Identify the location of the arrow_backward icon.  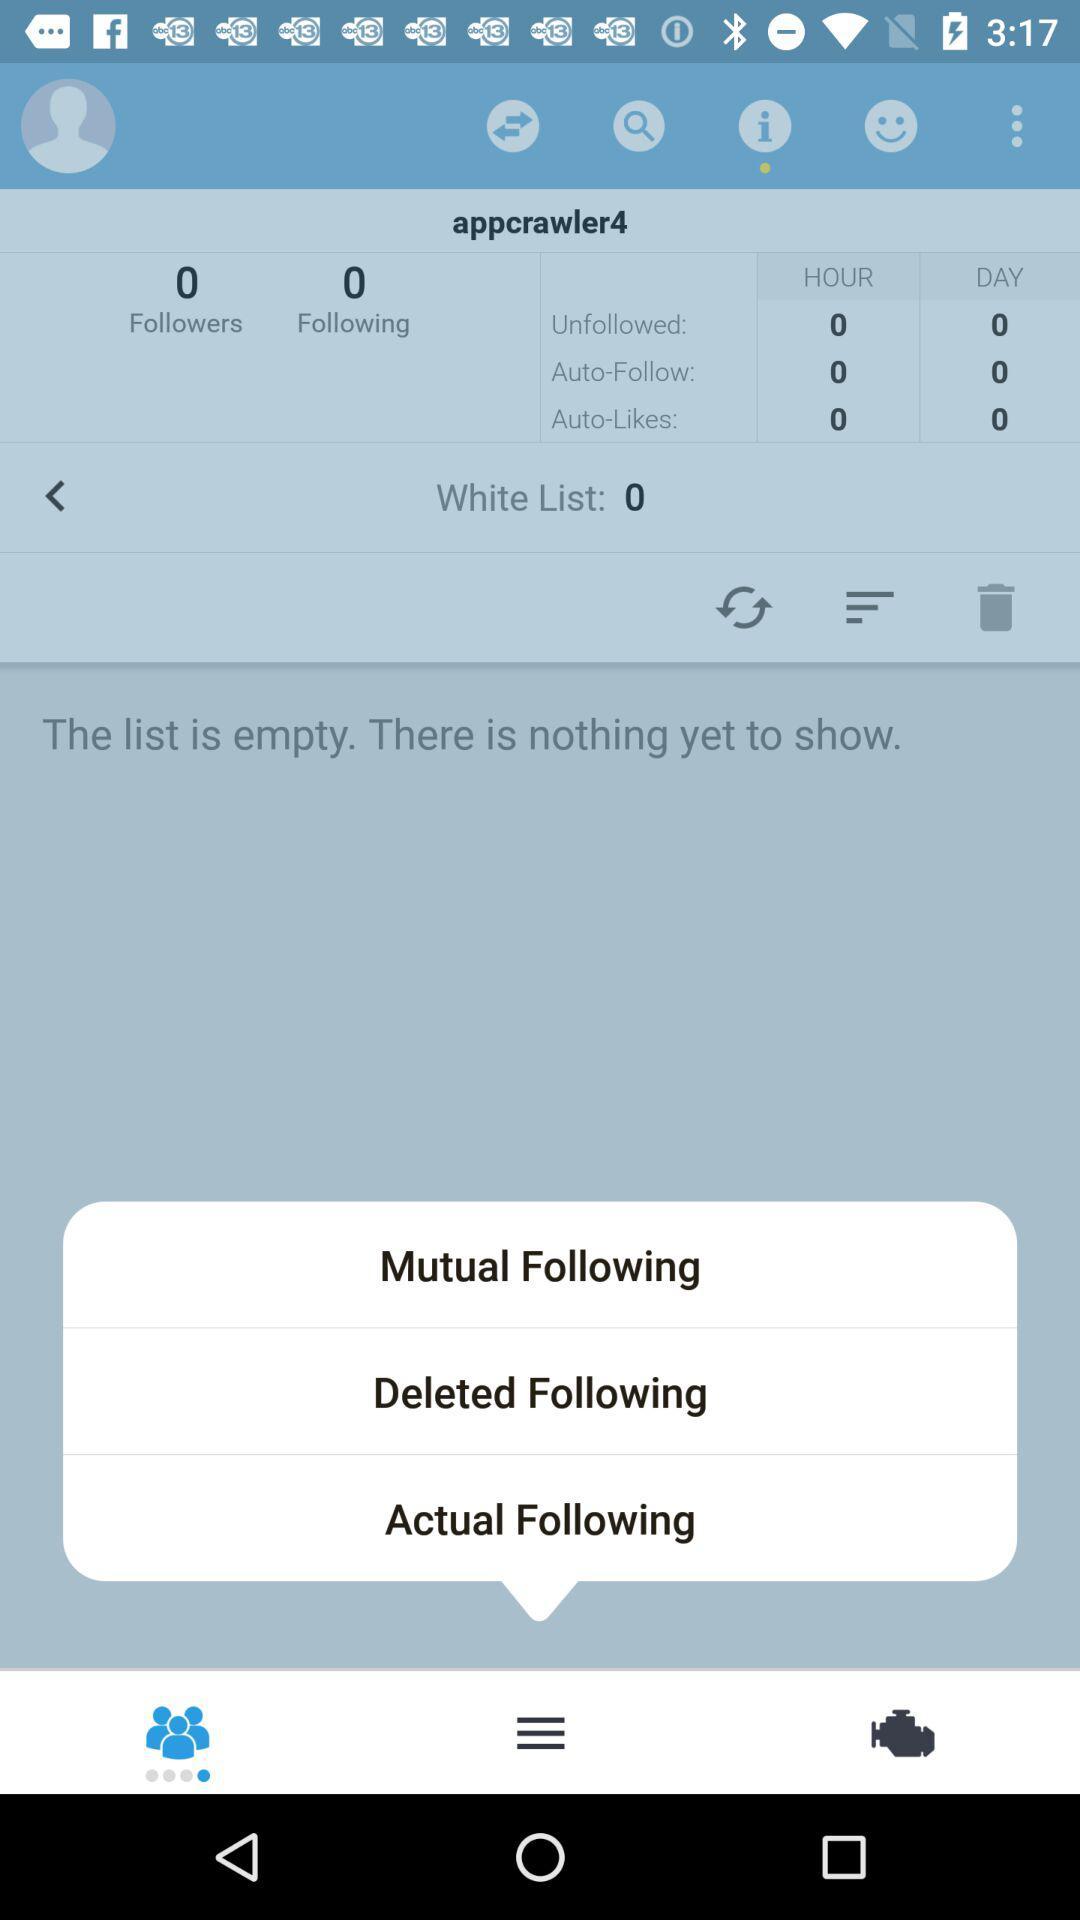
(54, 496).